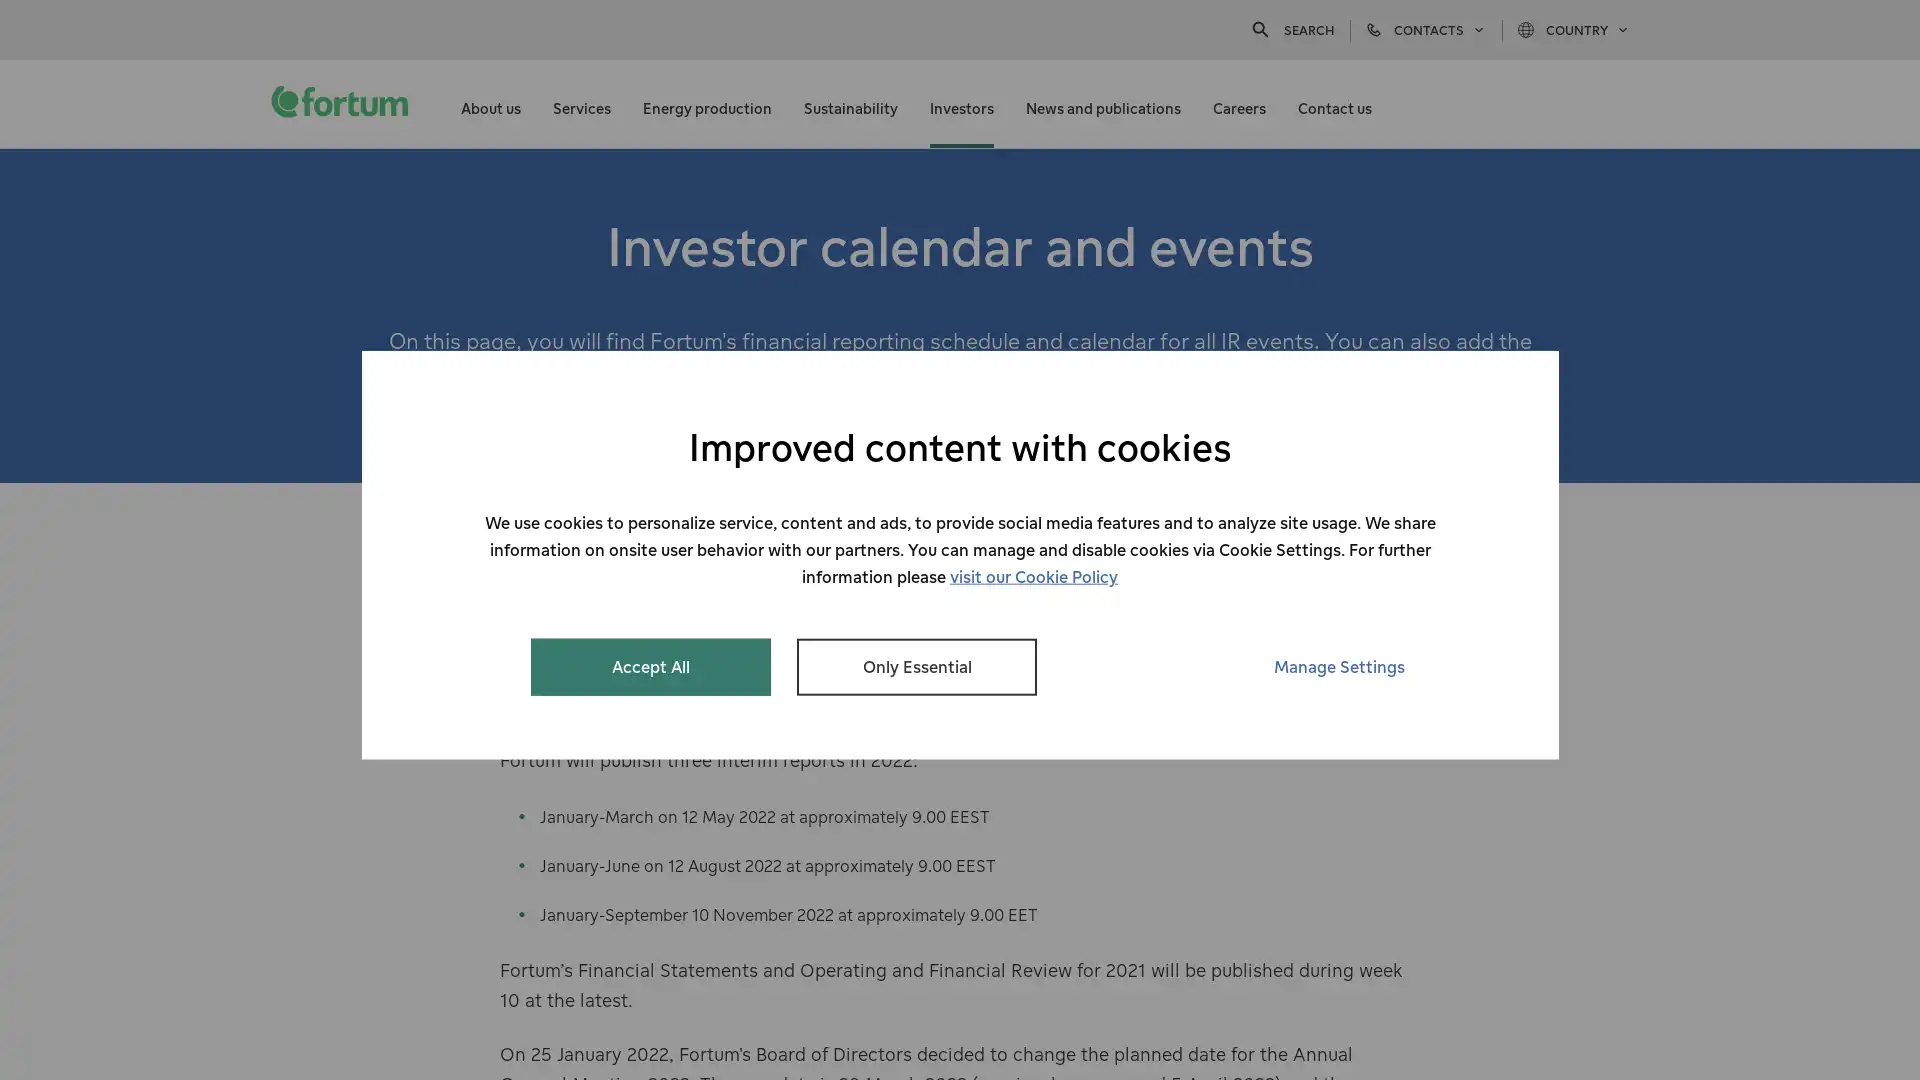 This screenshot has height=1080, width=1920. What do you see at coordinates (580, 104) in the screenshot?
I see `Services` at bounding box center [580, 104].